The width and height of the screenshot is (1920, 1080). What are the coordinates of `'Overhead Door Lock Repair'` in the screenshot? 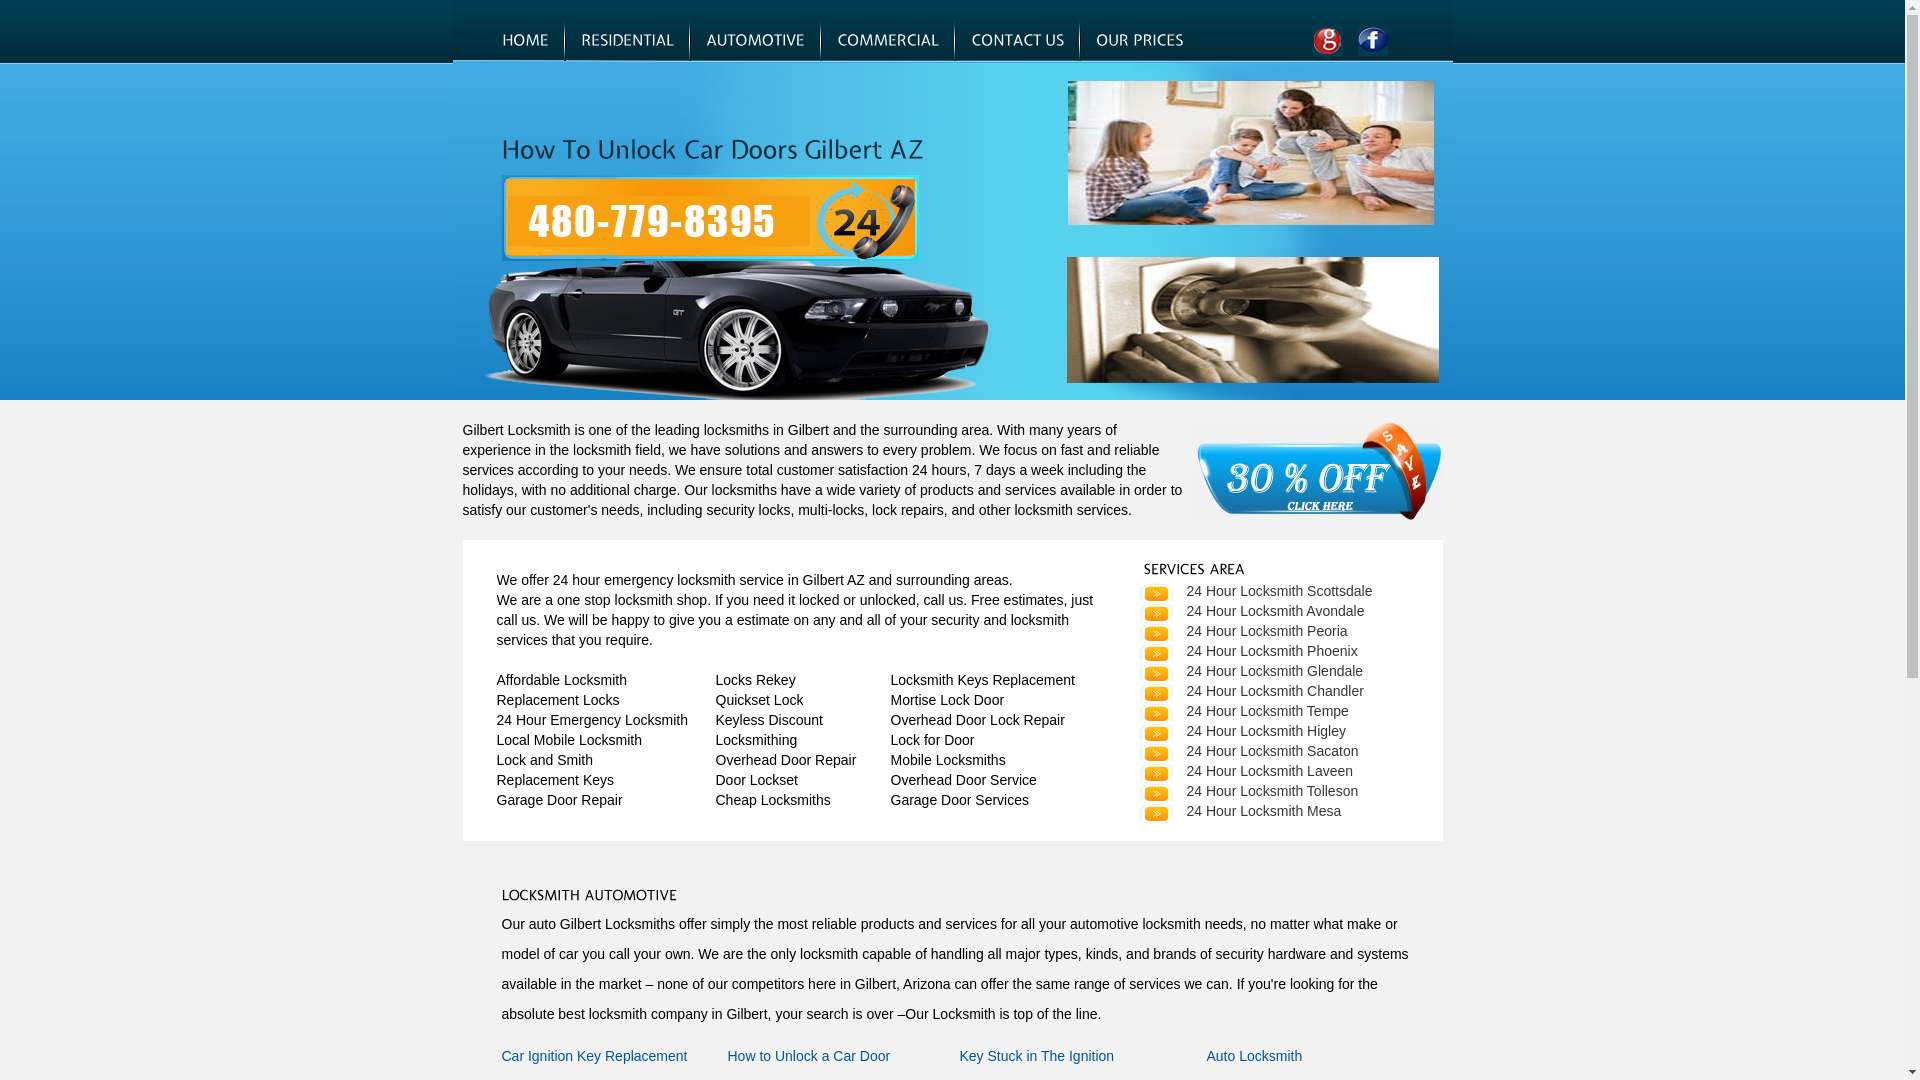 It's located at (977, 720).